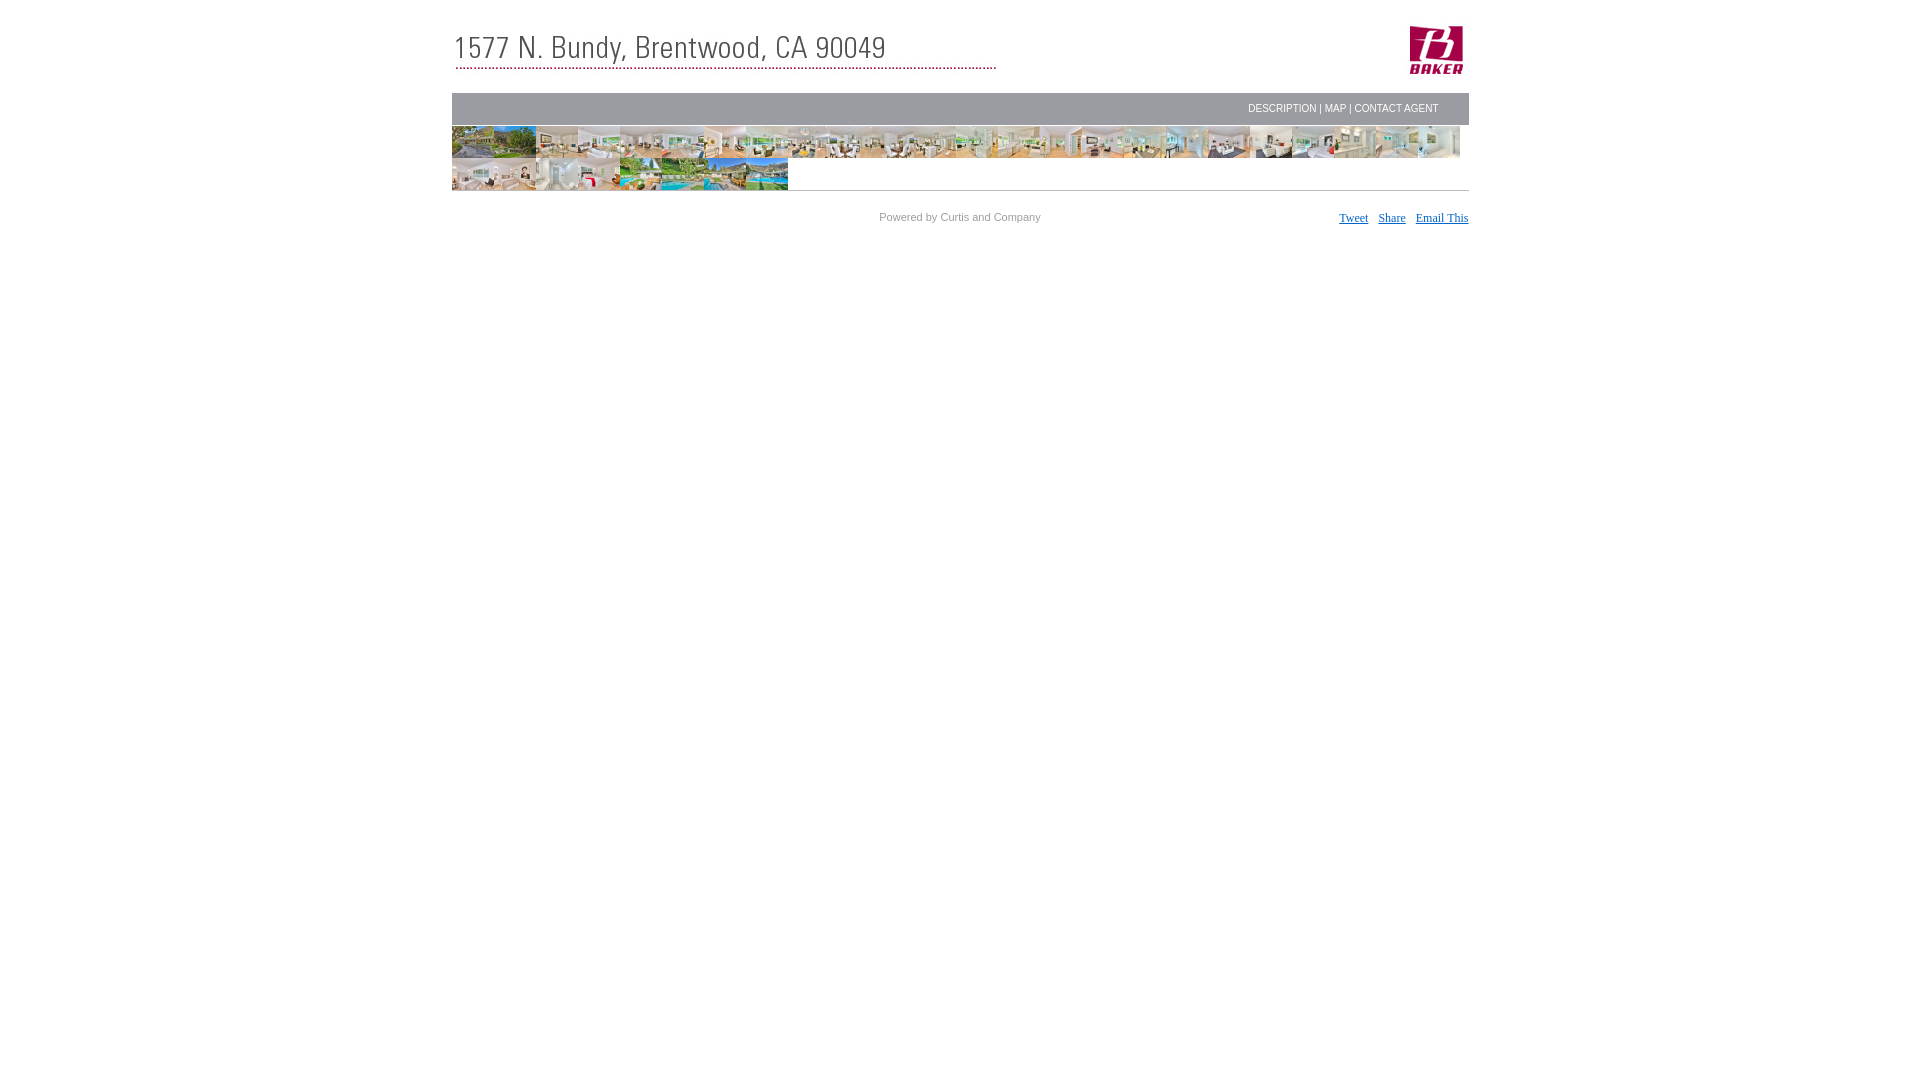 This screenshot has width=1920, height=1080. I want to click on 'CONTACT AGENT', so click(1395, 108).